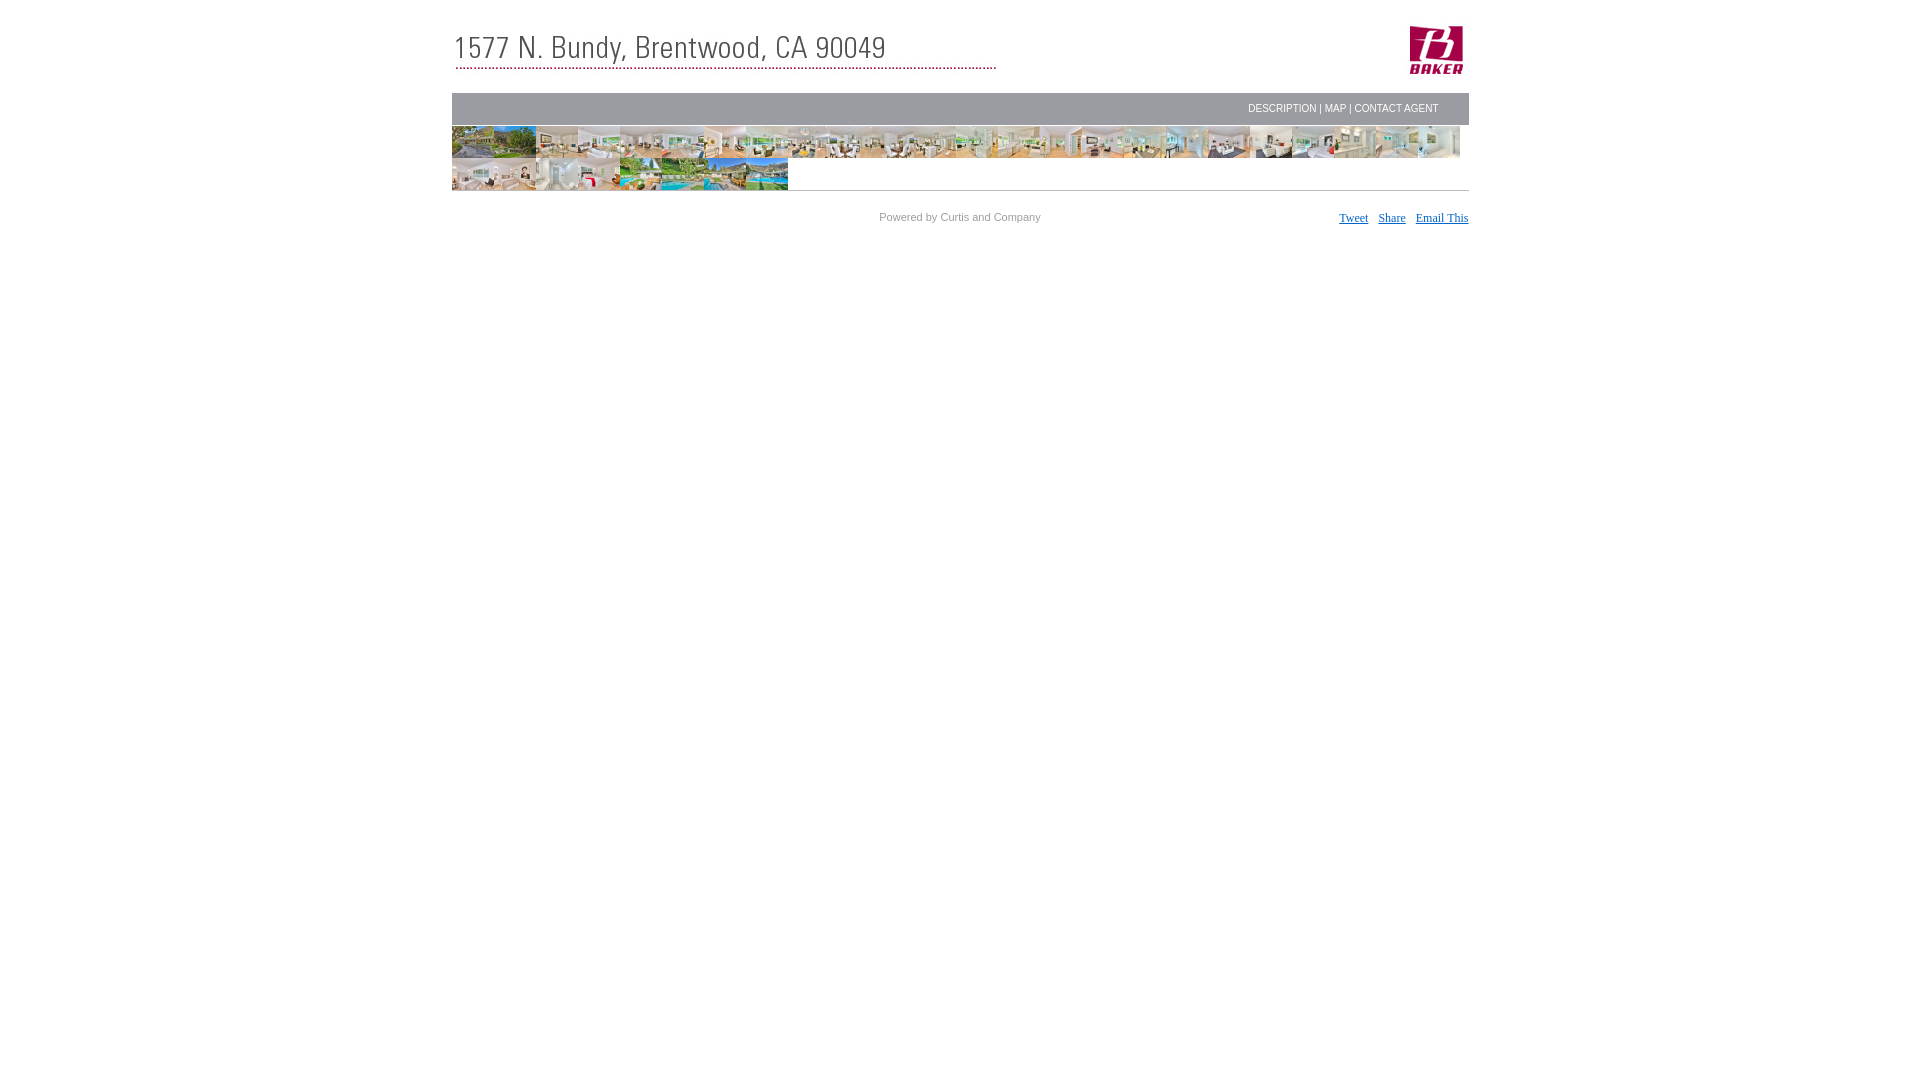 This screenshot has width=1920, height=1080. I want to click on 'CONTACT AGENT', so click(1395, 108).